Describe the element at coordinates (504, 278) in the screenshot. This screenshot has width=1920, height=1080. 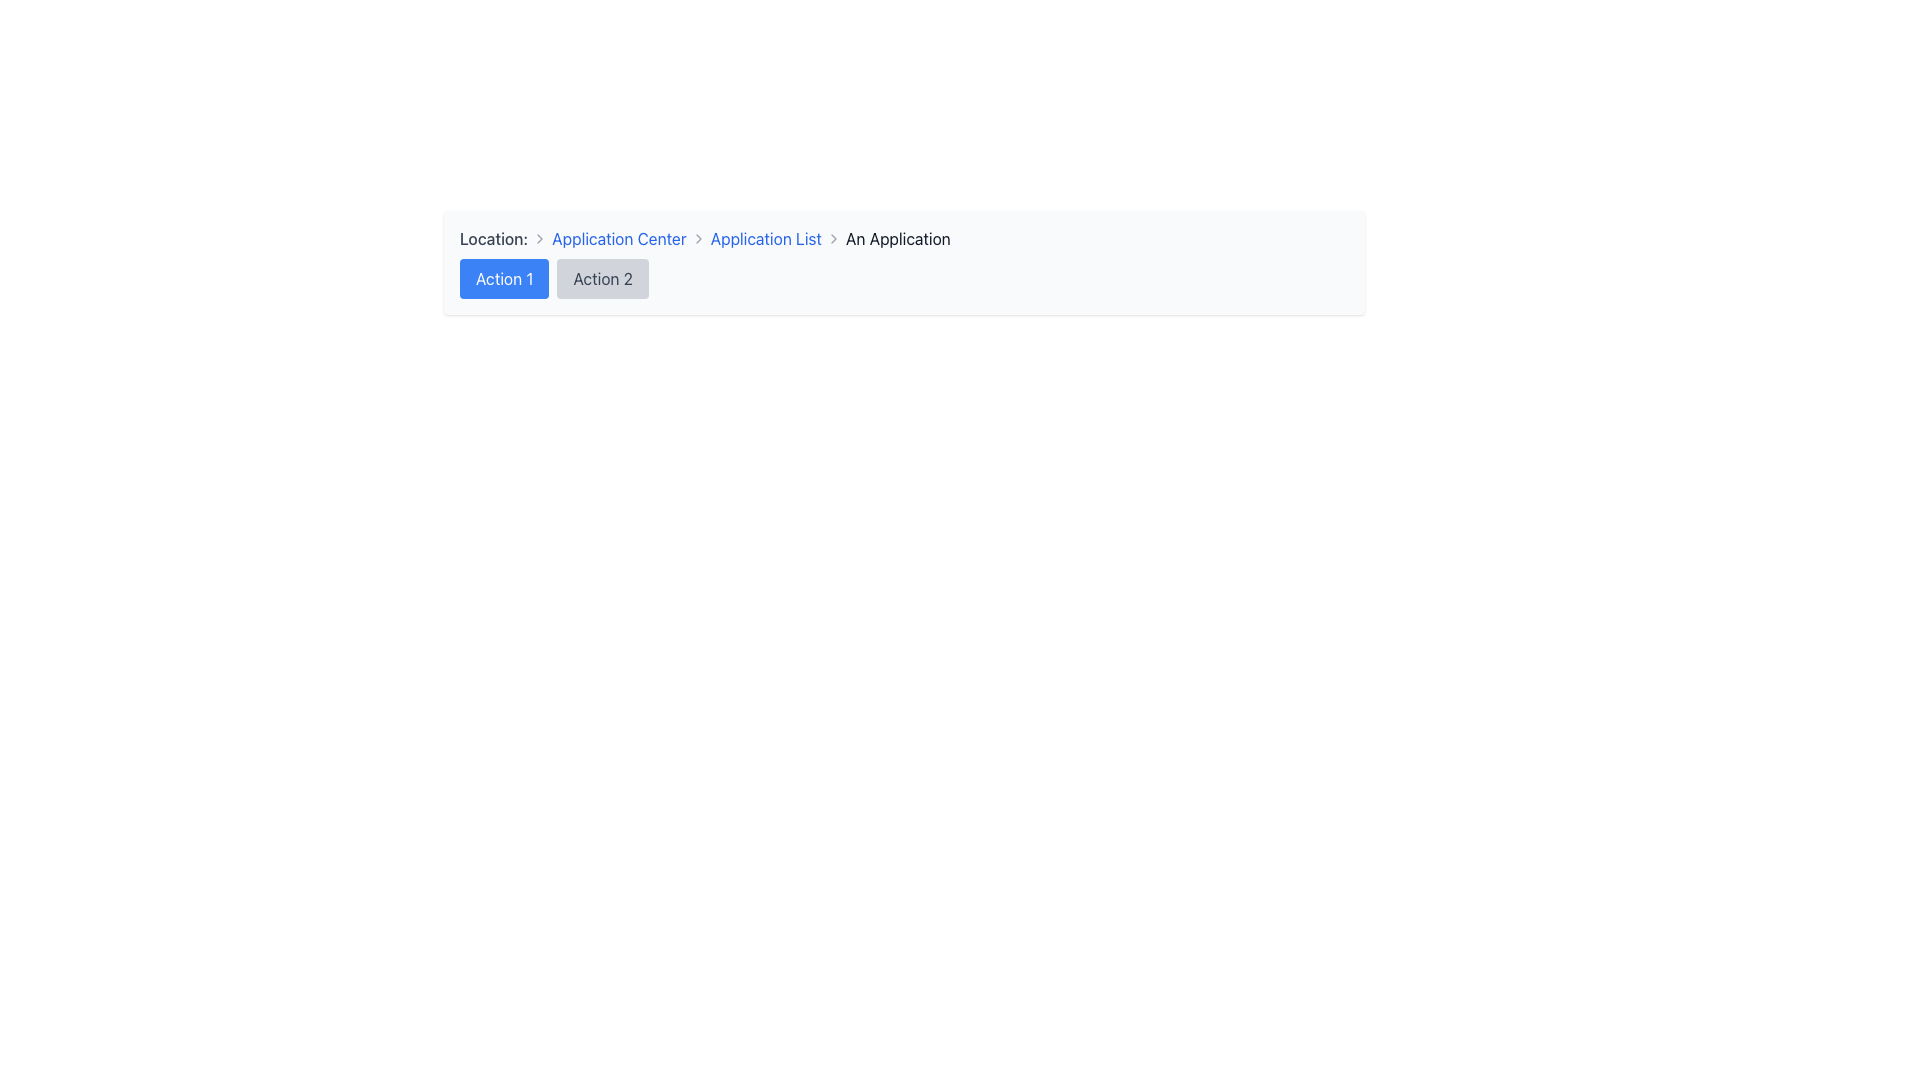
I see `the rectangular button with a blue background and white text labeled 'Action 1' to change its appearance` at that location.